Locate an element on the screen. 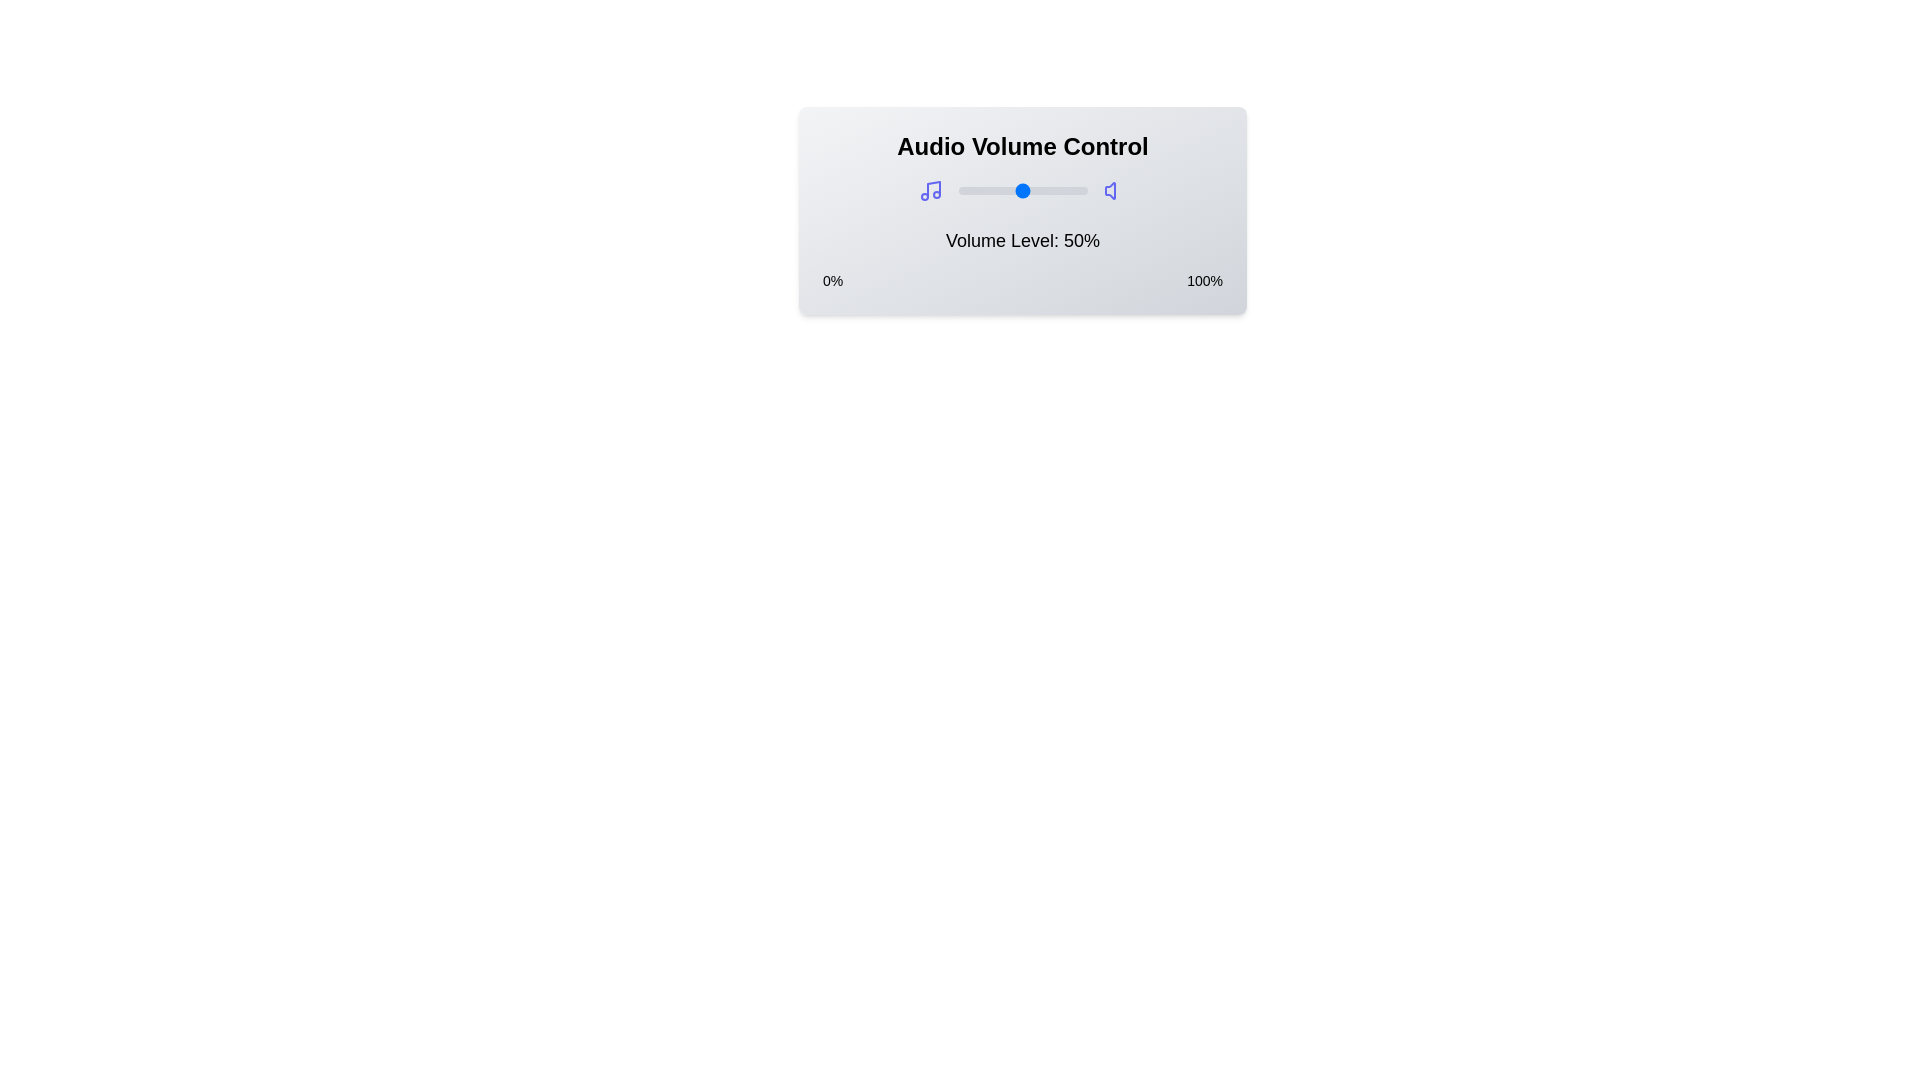  the volume to 43% by dragging the slider is located at coordinates (1013, 191).